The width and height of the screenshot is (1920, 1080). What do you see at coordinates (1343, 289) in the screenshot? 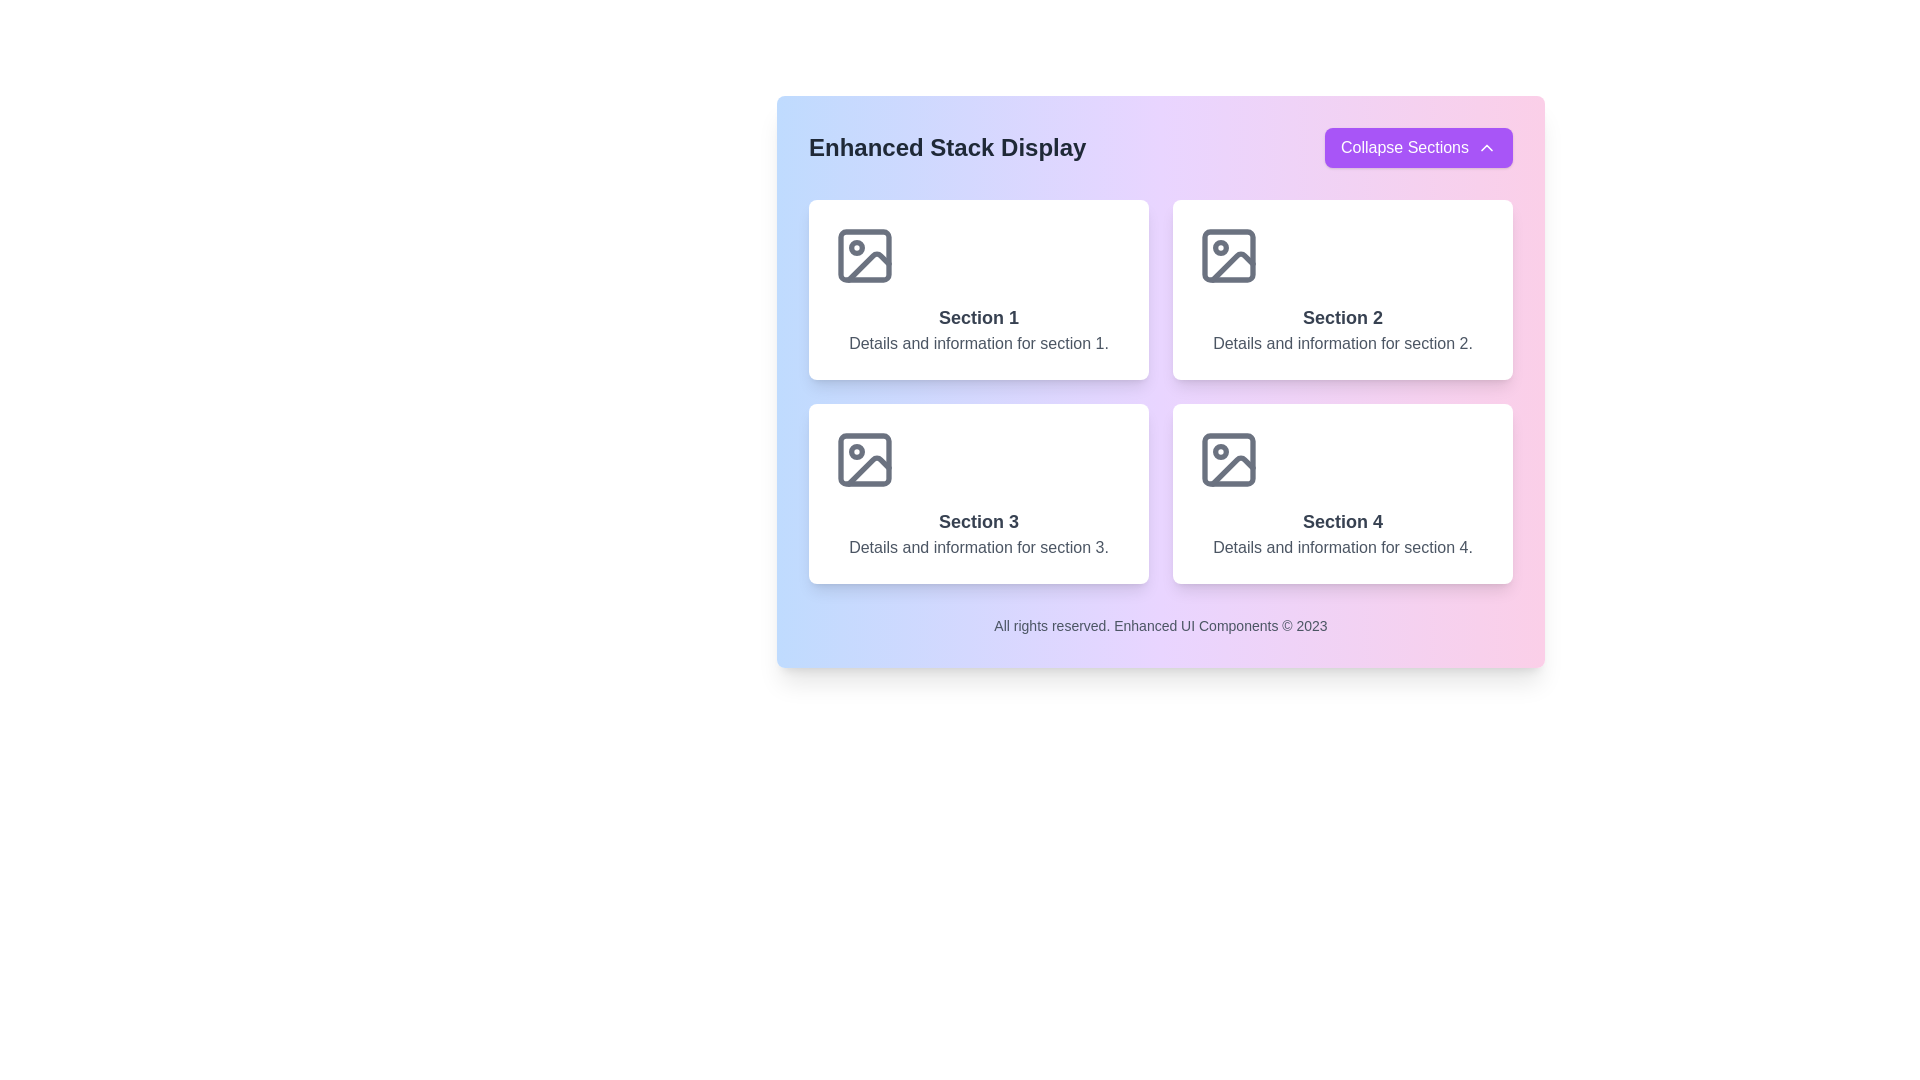
I see `the information card located in the top-right corner of the 2x2 grid layout for navigation or selection` at bounding box center [1343, 289].